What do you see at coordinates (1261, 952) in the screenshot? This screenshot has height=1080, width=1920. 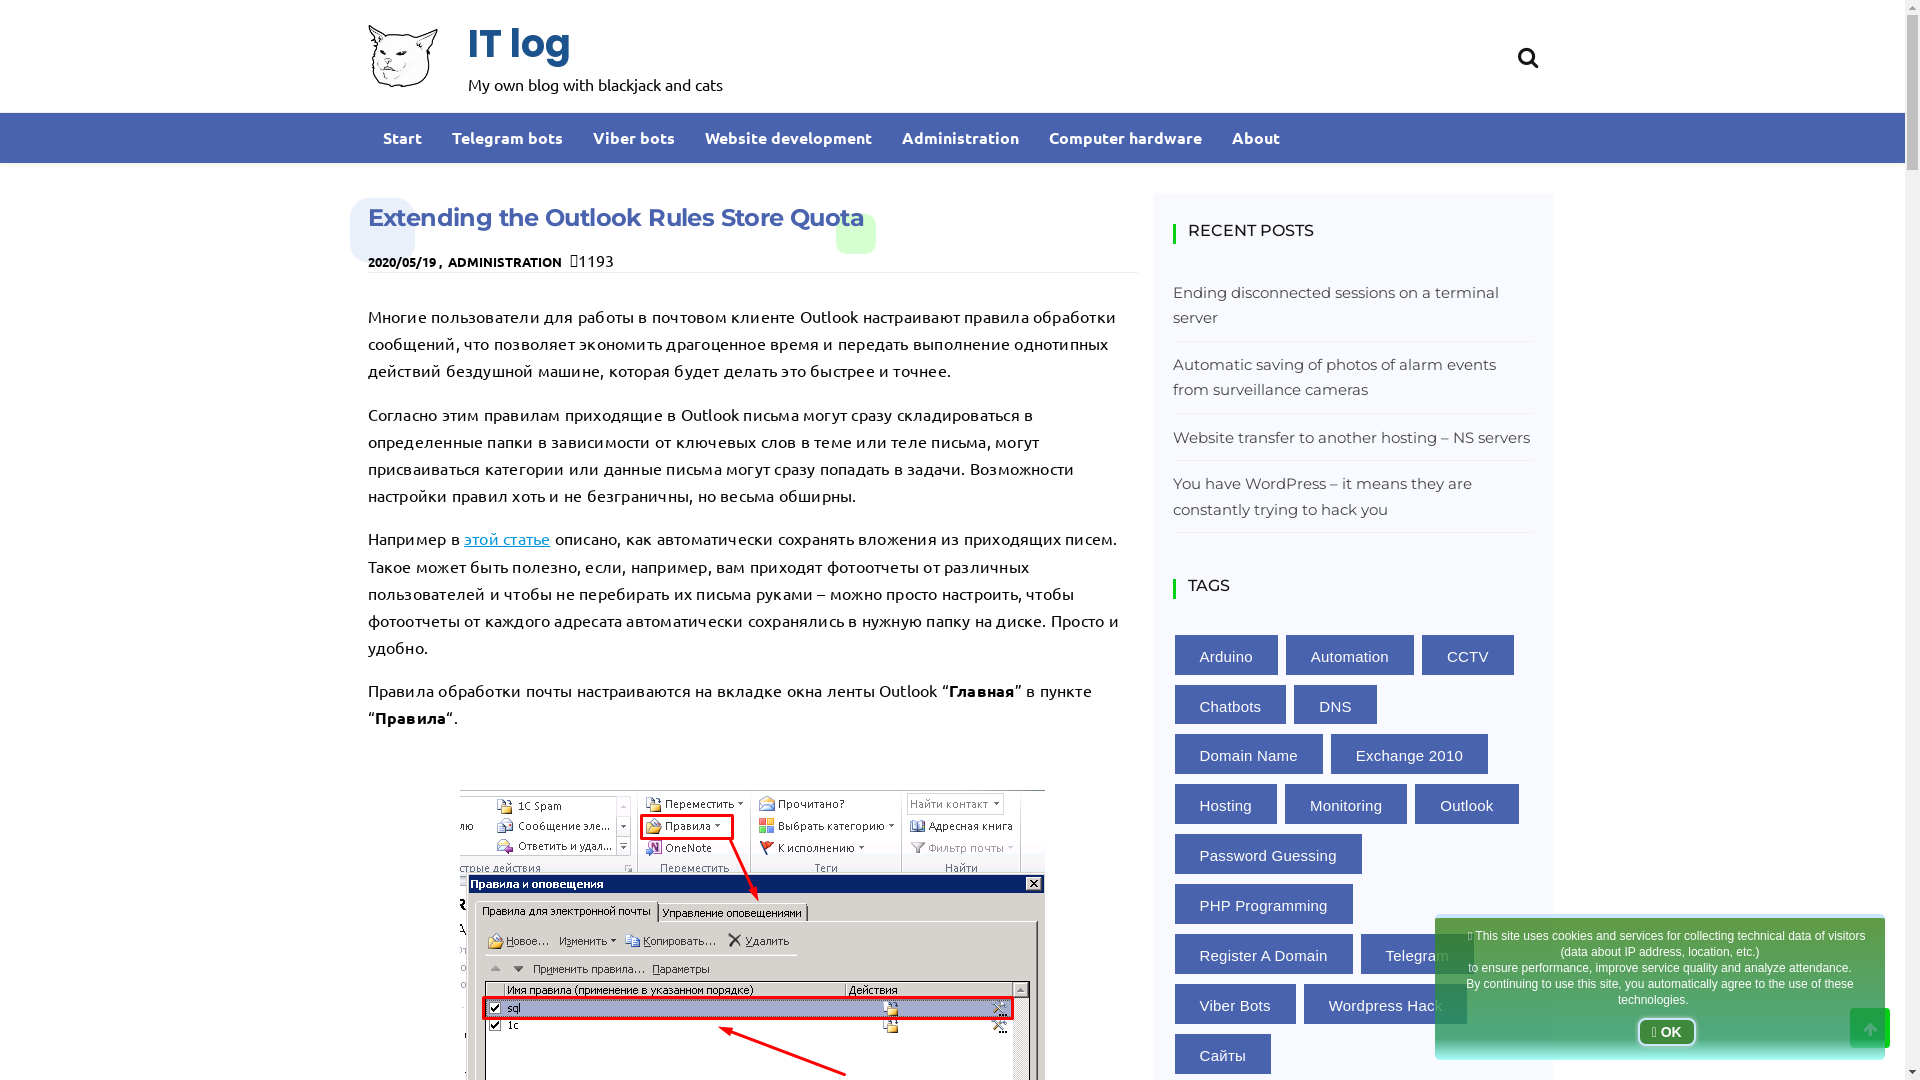 I see `'Register A Domain'` at bounding box center [1261, 952].